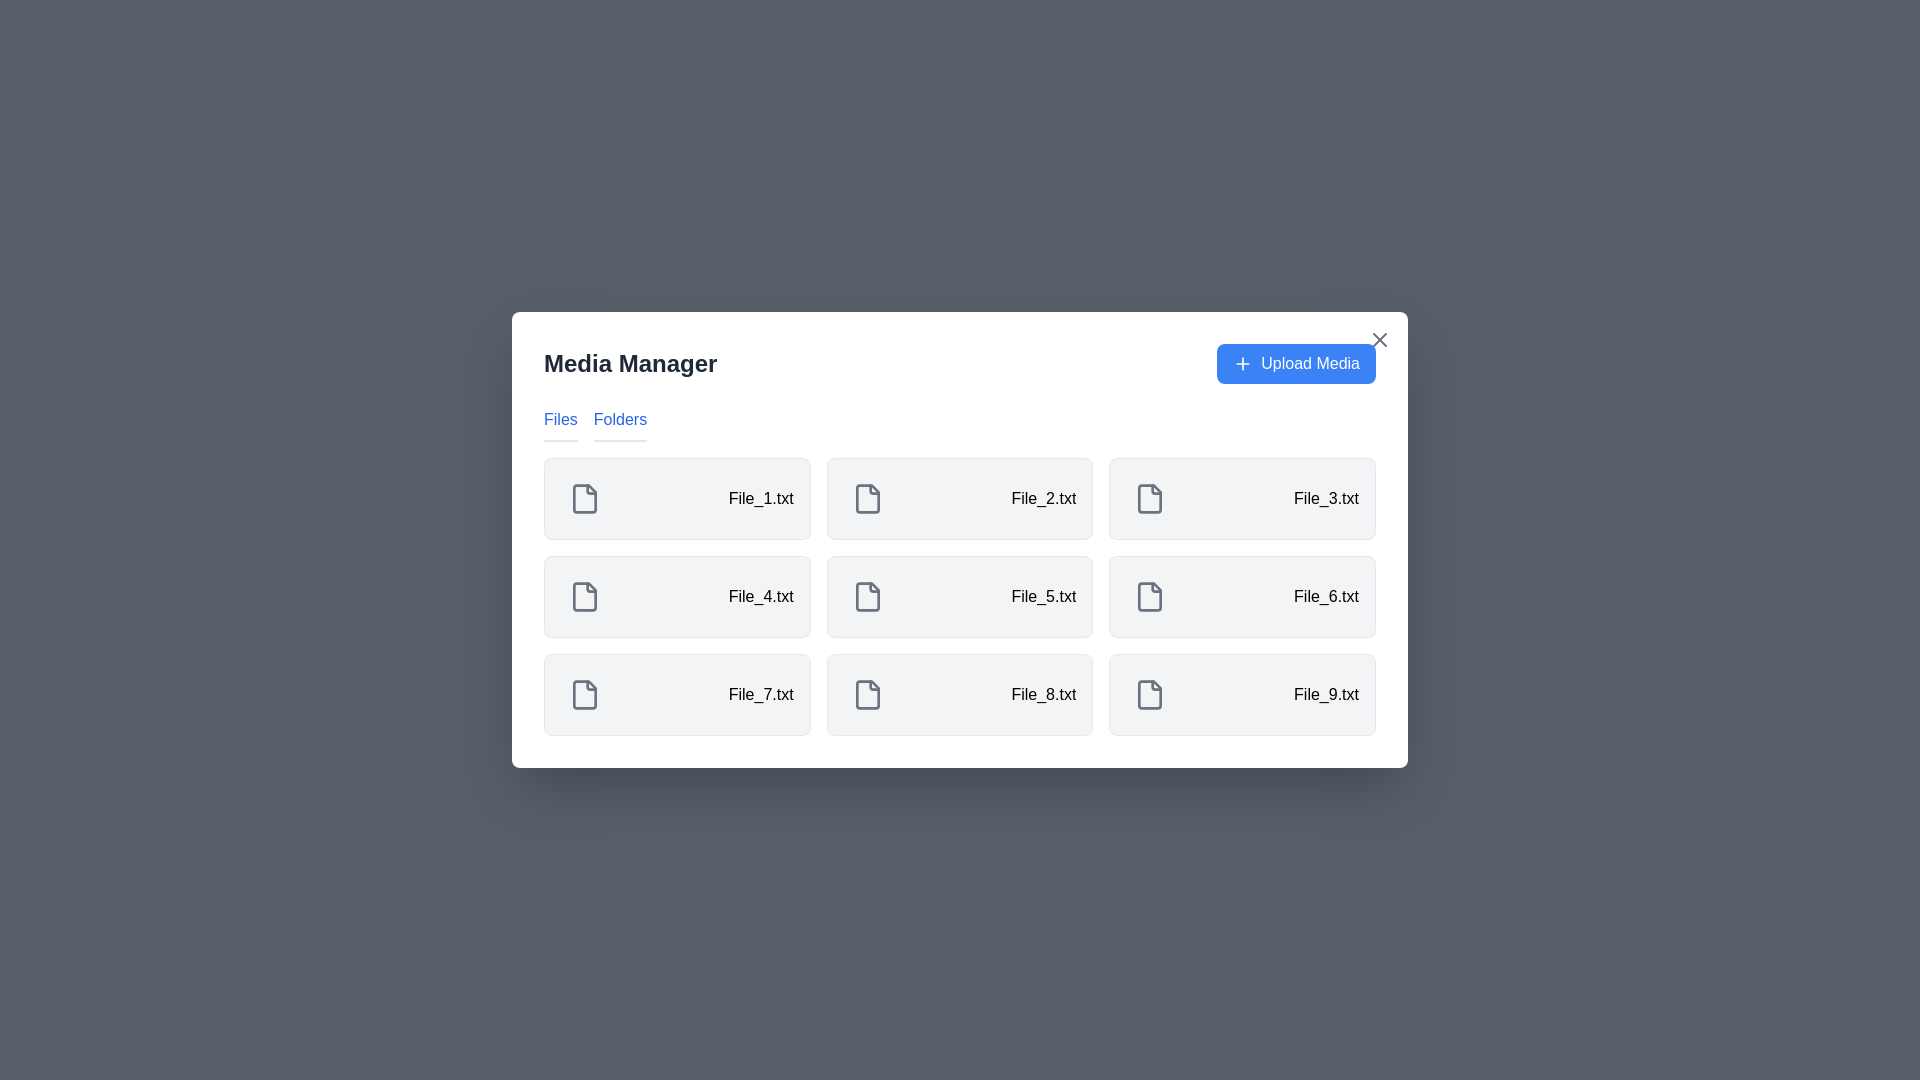 This screenshot has width=1920, height=1080. Describe the element at coordinates (584, 497) in the screenshot. I see `the document icon representing 'File_1.txt'` at that location.